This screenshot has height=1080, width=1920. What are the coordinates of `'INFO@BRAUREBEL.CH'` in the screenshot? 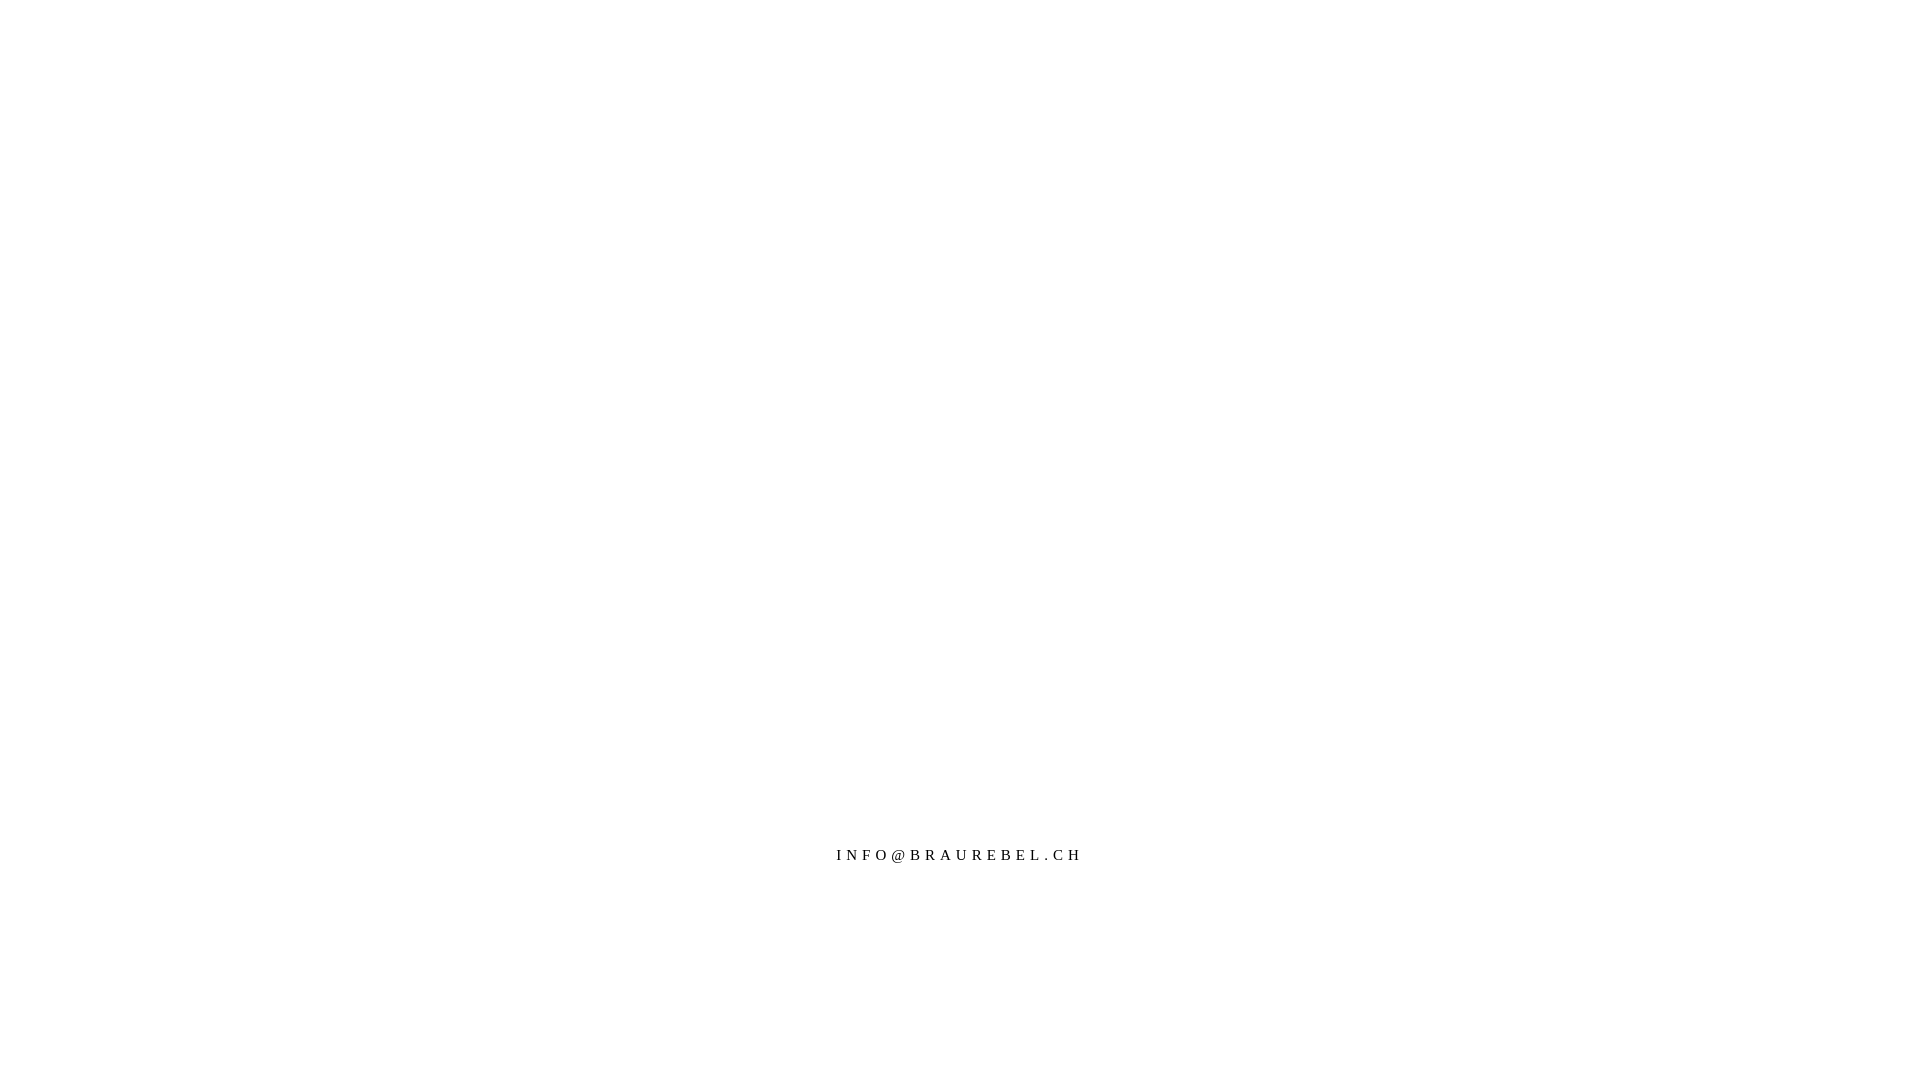 It's located at (960, 855).